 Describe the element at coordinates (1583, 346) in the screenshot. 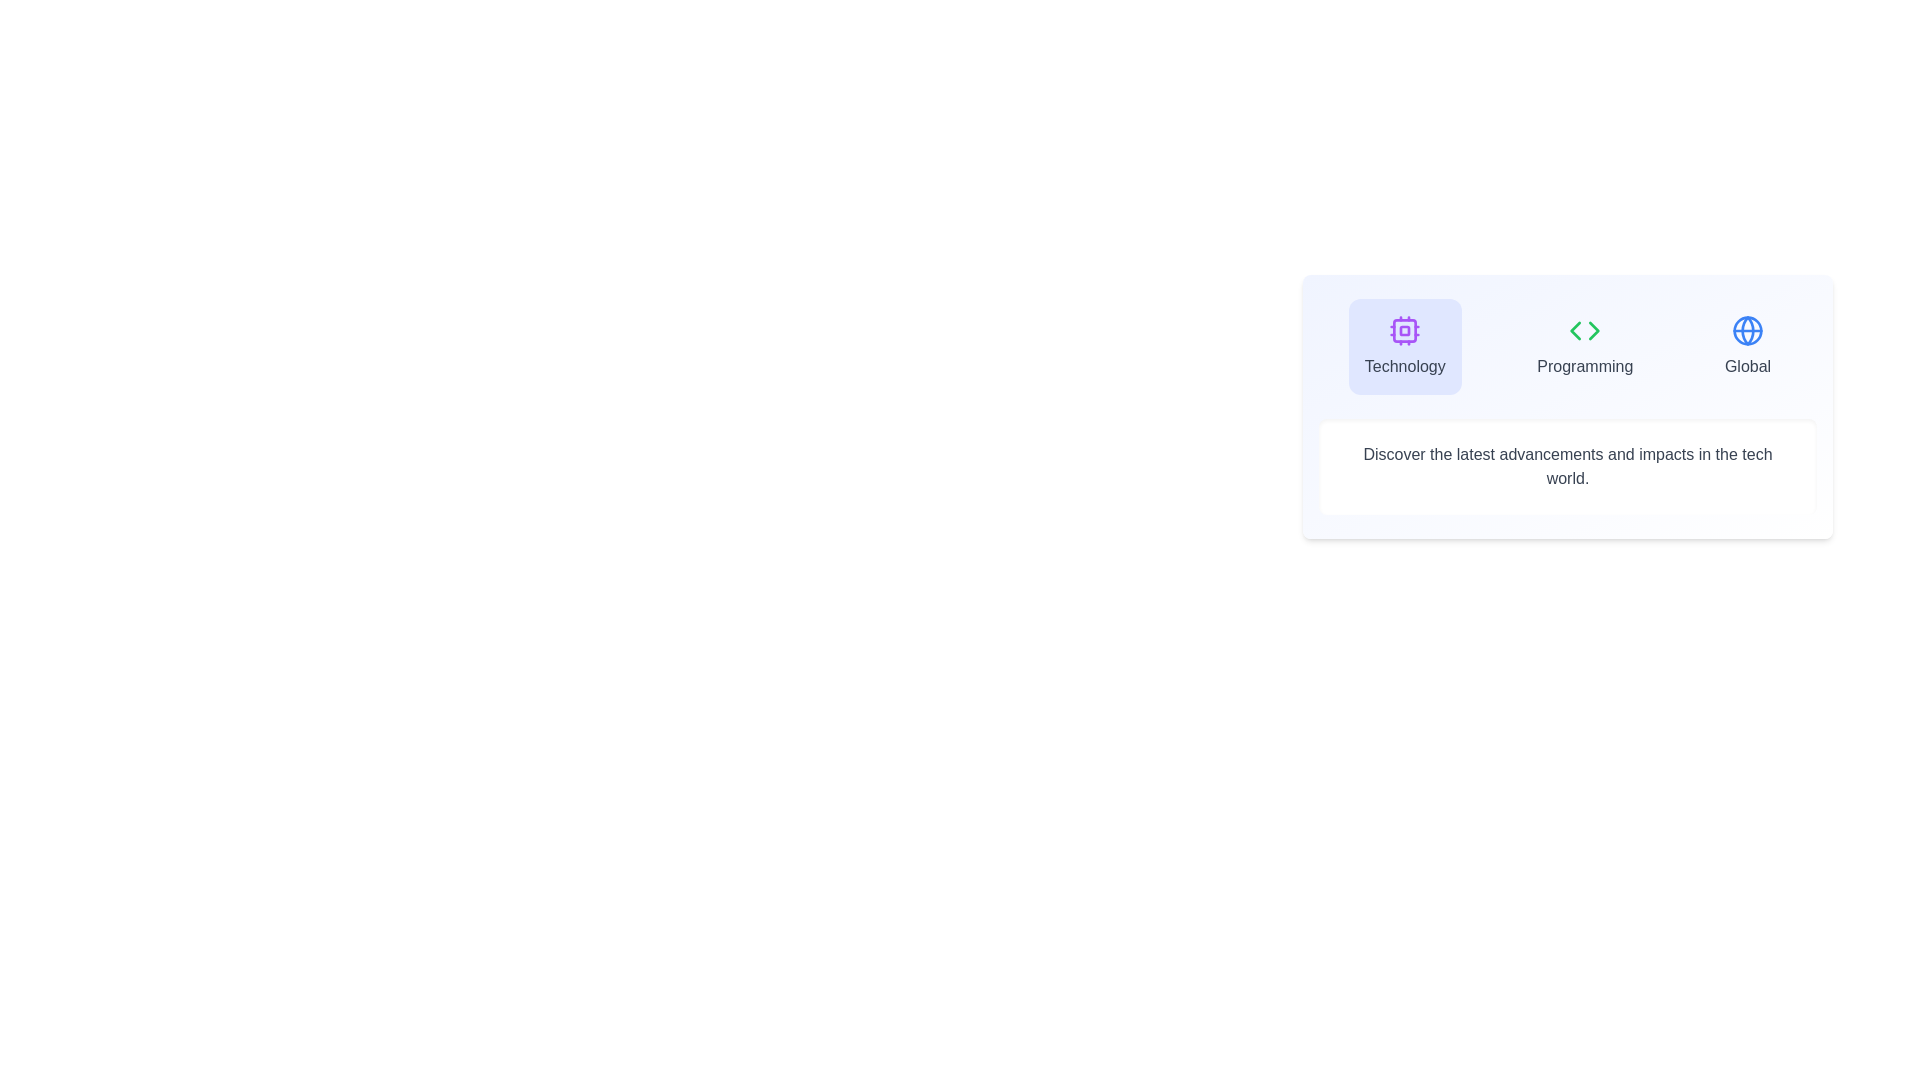

I see `the tab with the icon representing Programming` at that location.